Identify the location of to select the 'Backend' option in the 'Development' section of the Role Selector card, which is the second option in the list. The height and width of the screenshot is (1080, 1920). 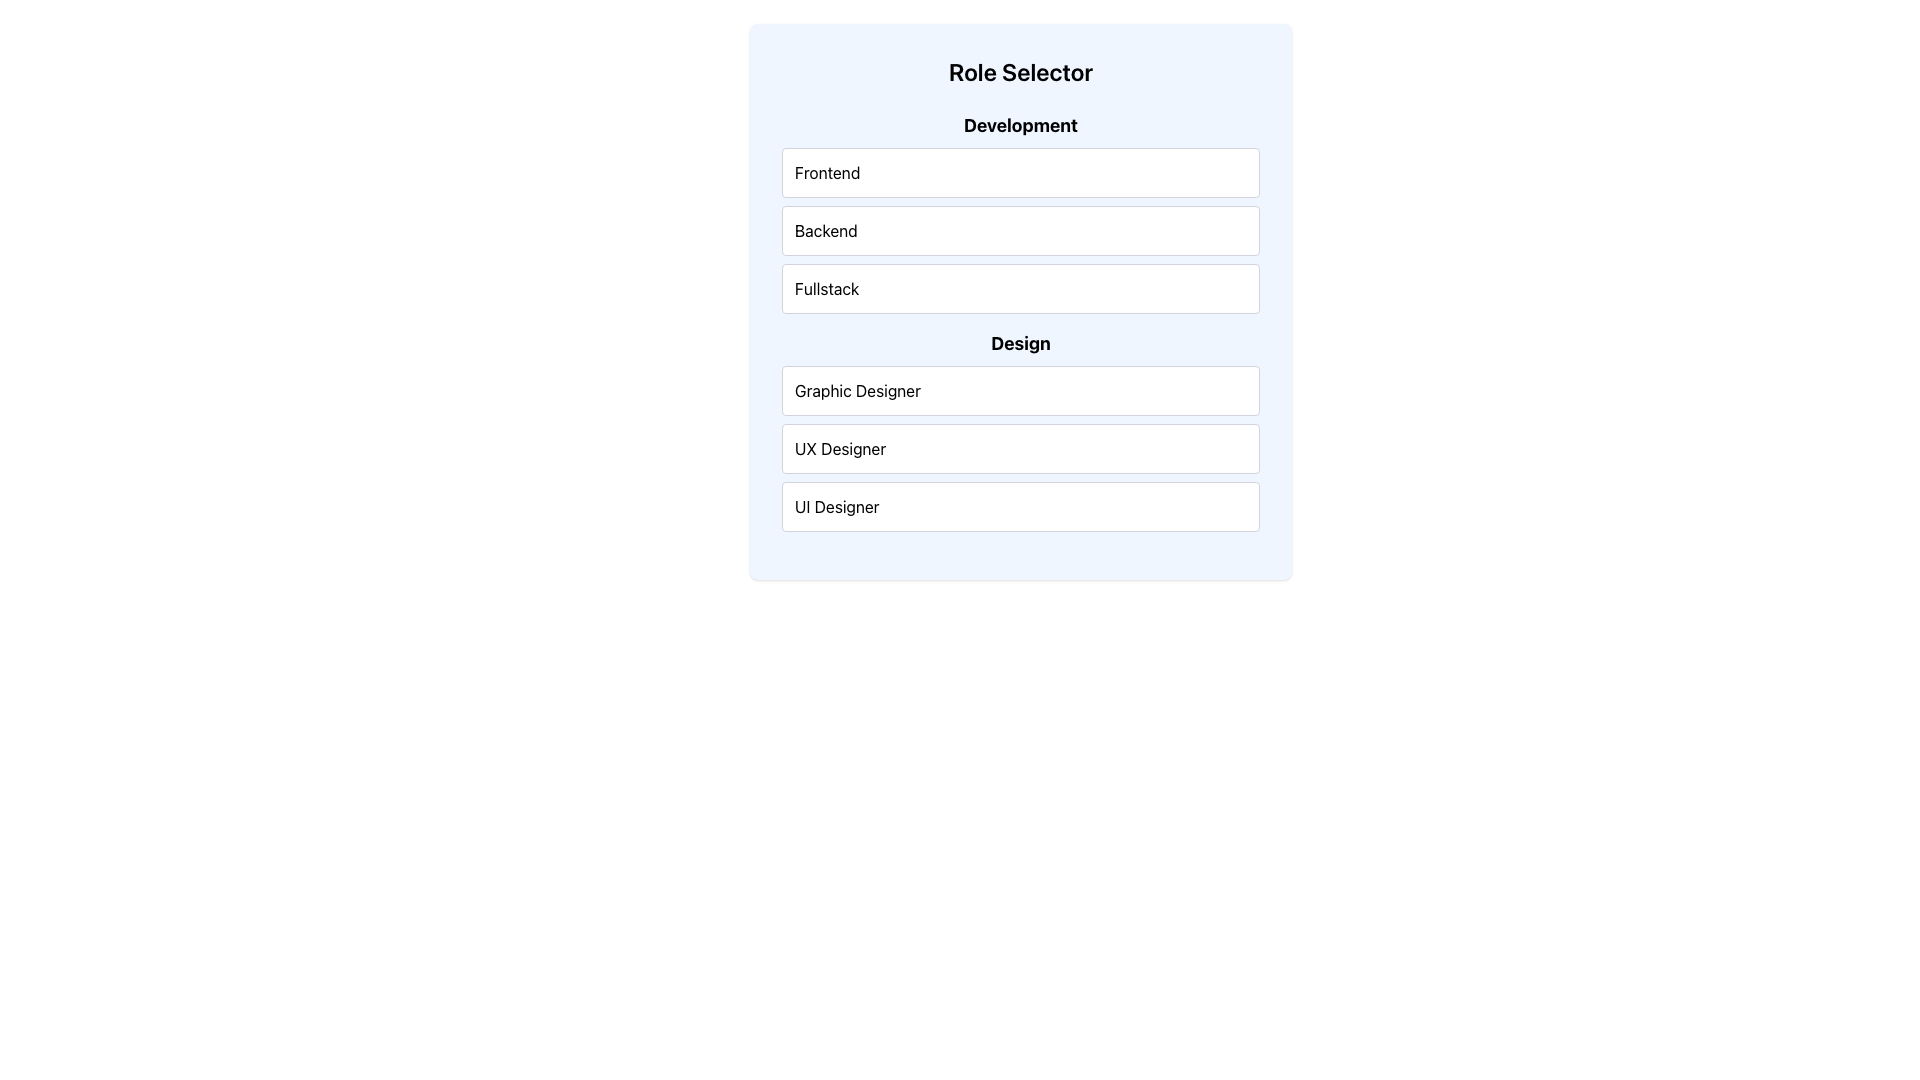
(1021, 212).